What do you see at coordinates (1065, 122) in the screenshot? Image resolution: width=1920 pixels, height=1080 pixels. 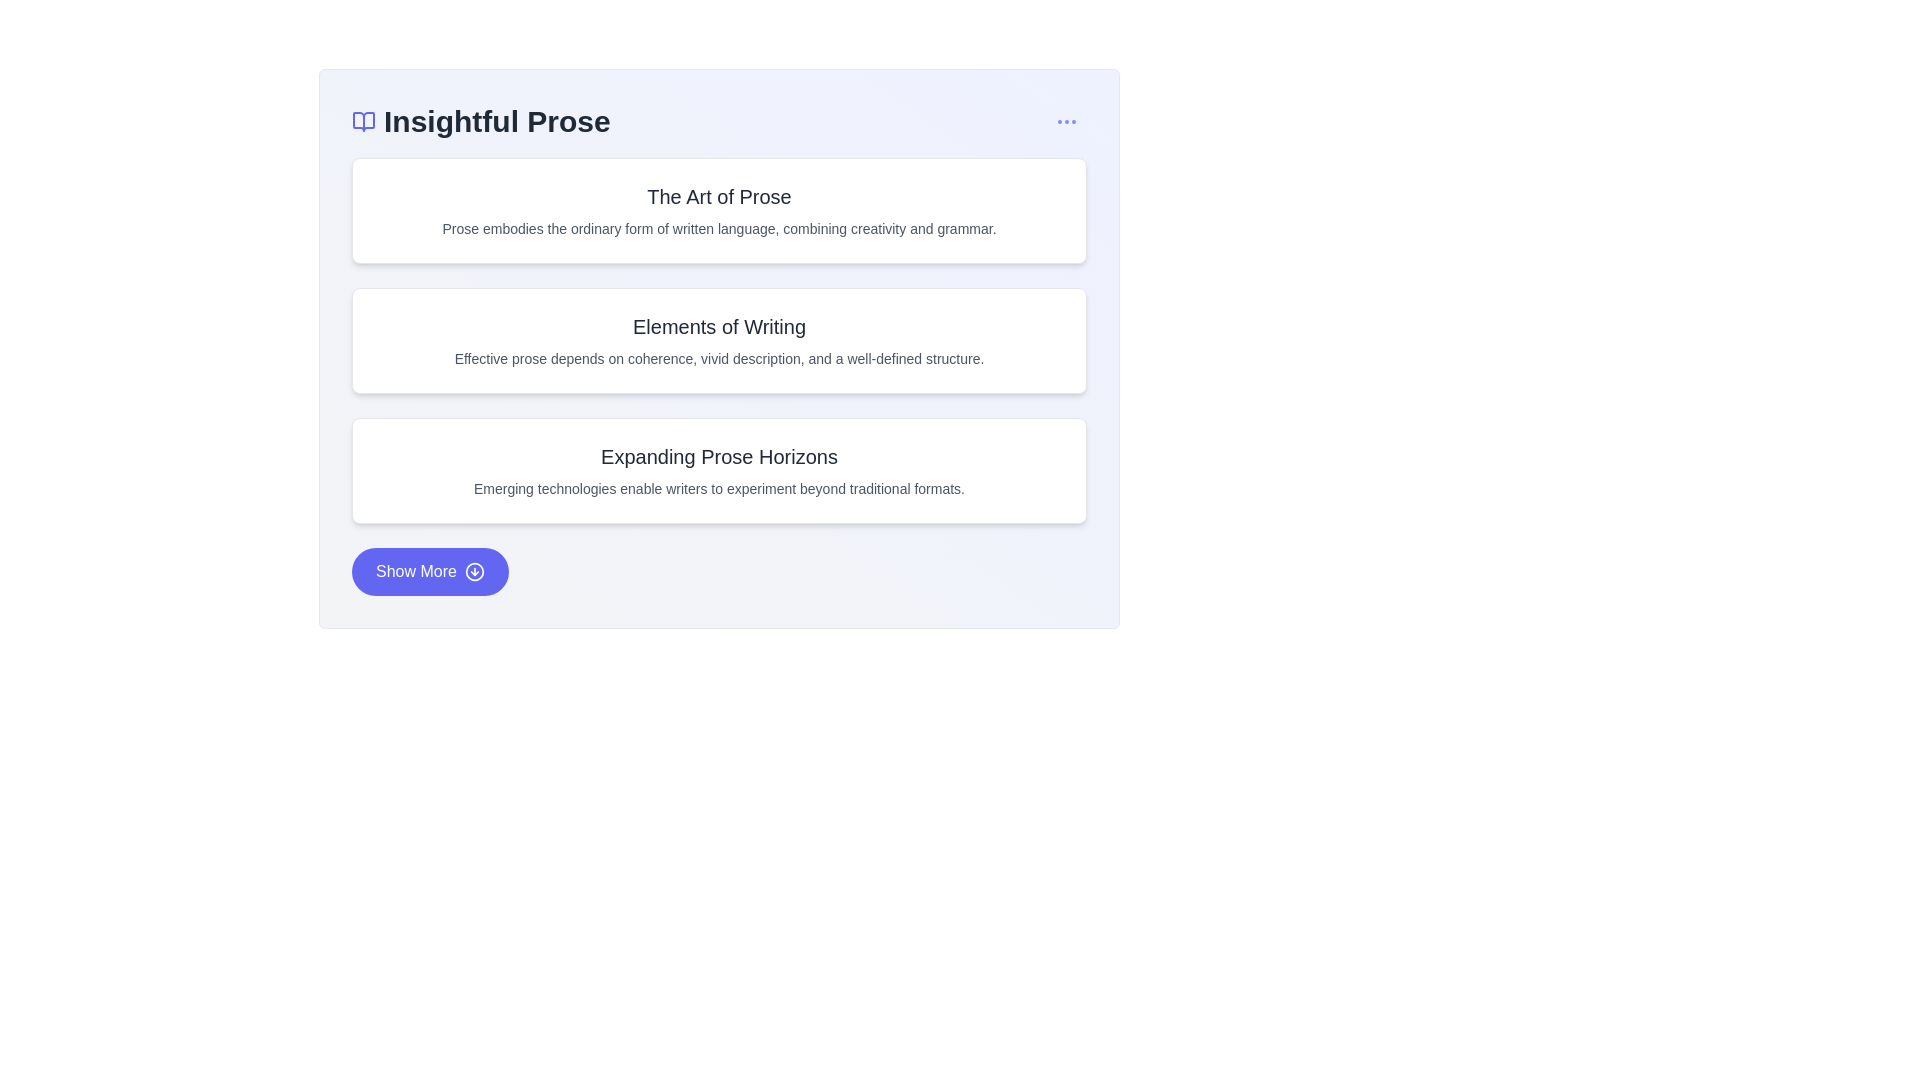 I see `the options menu icon, which is located at the top-right corner of the 'Insightful Prose' component and features a light indigo background` at bounding box center [1065, 122].